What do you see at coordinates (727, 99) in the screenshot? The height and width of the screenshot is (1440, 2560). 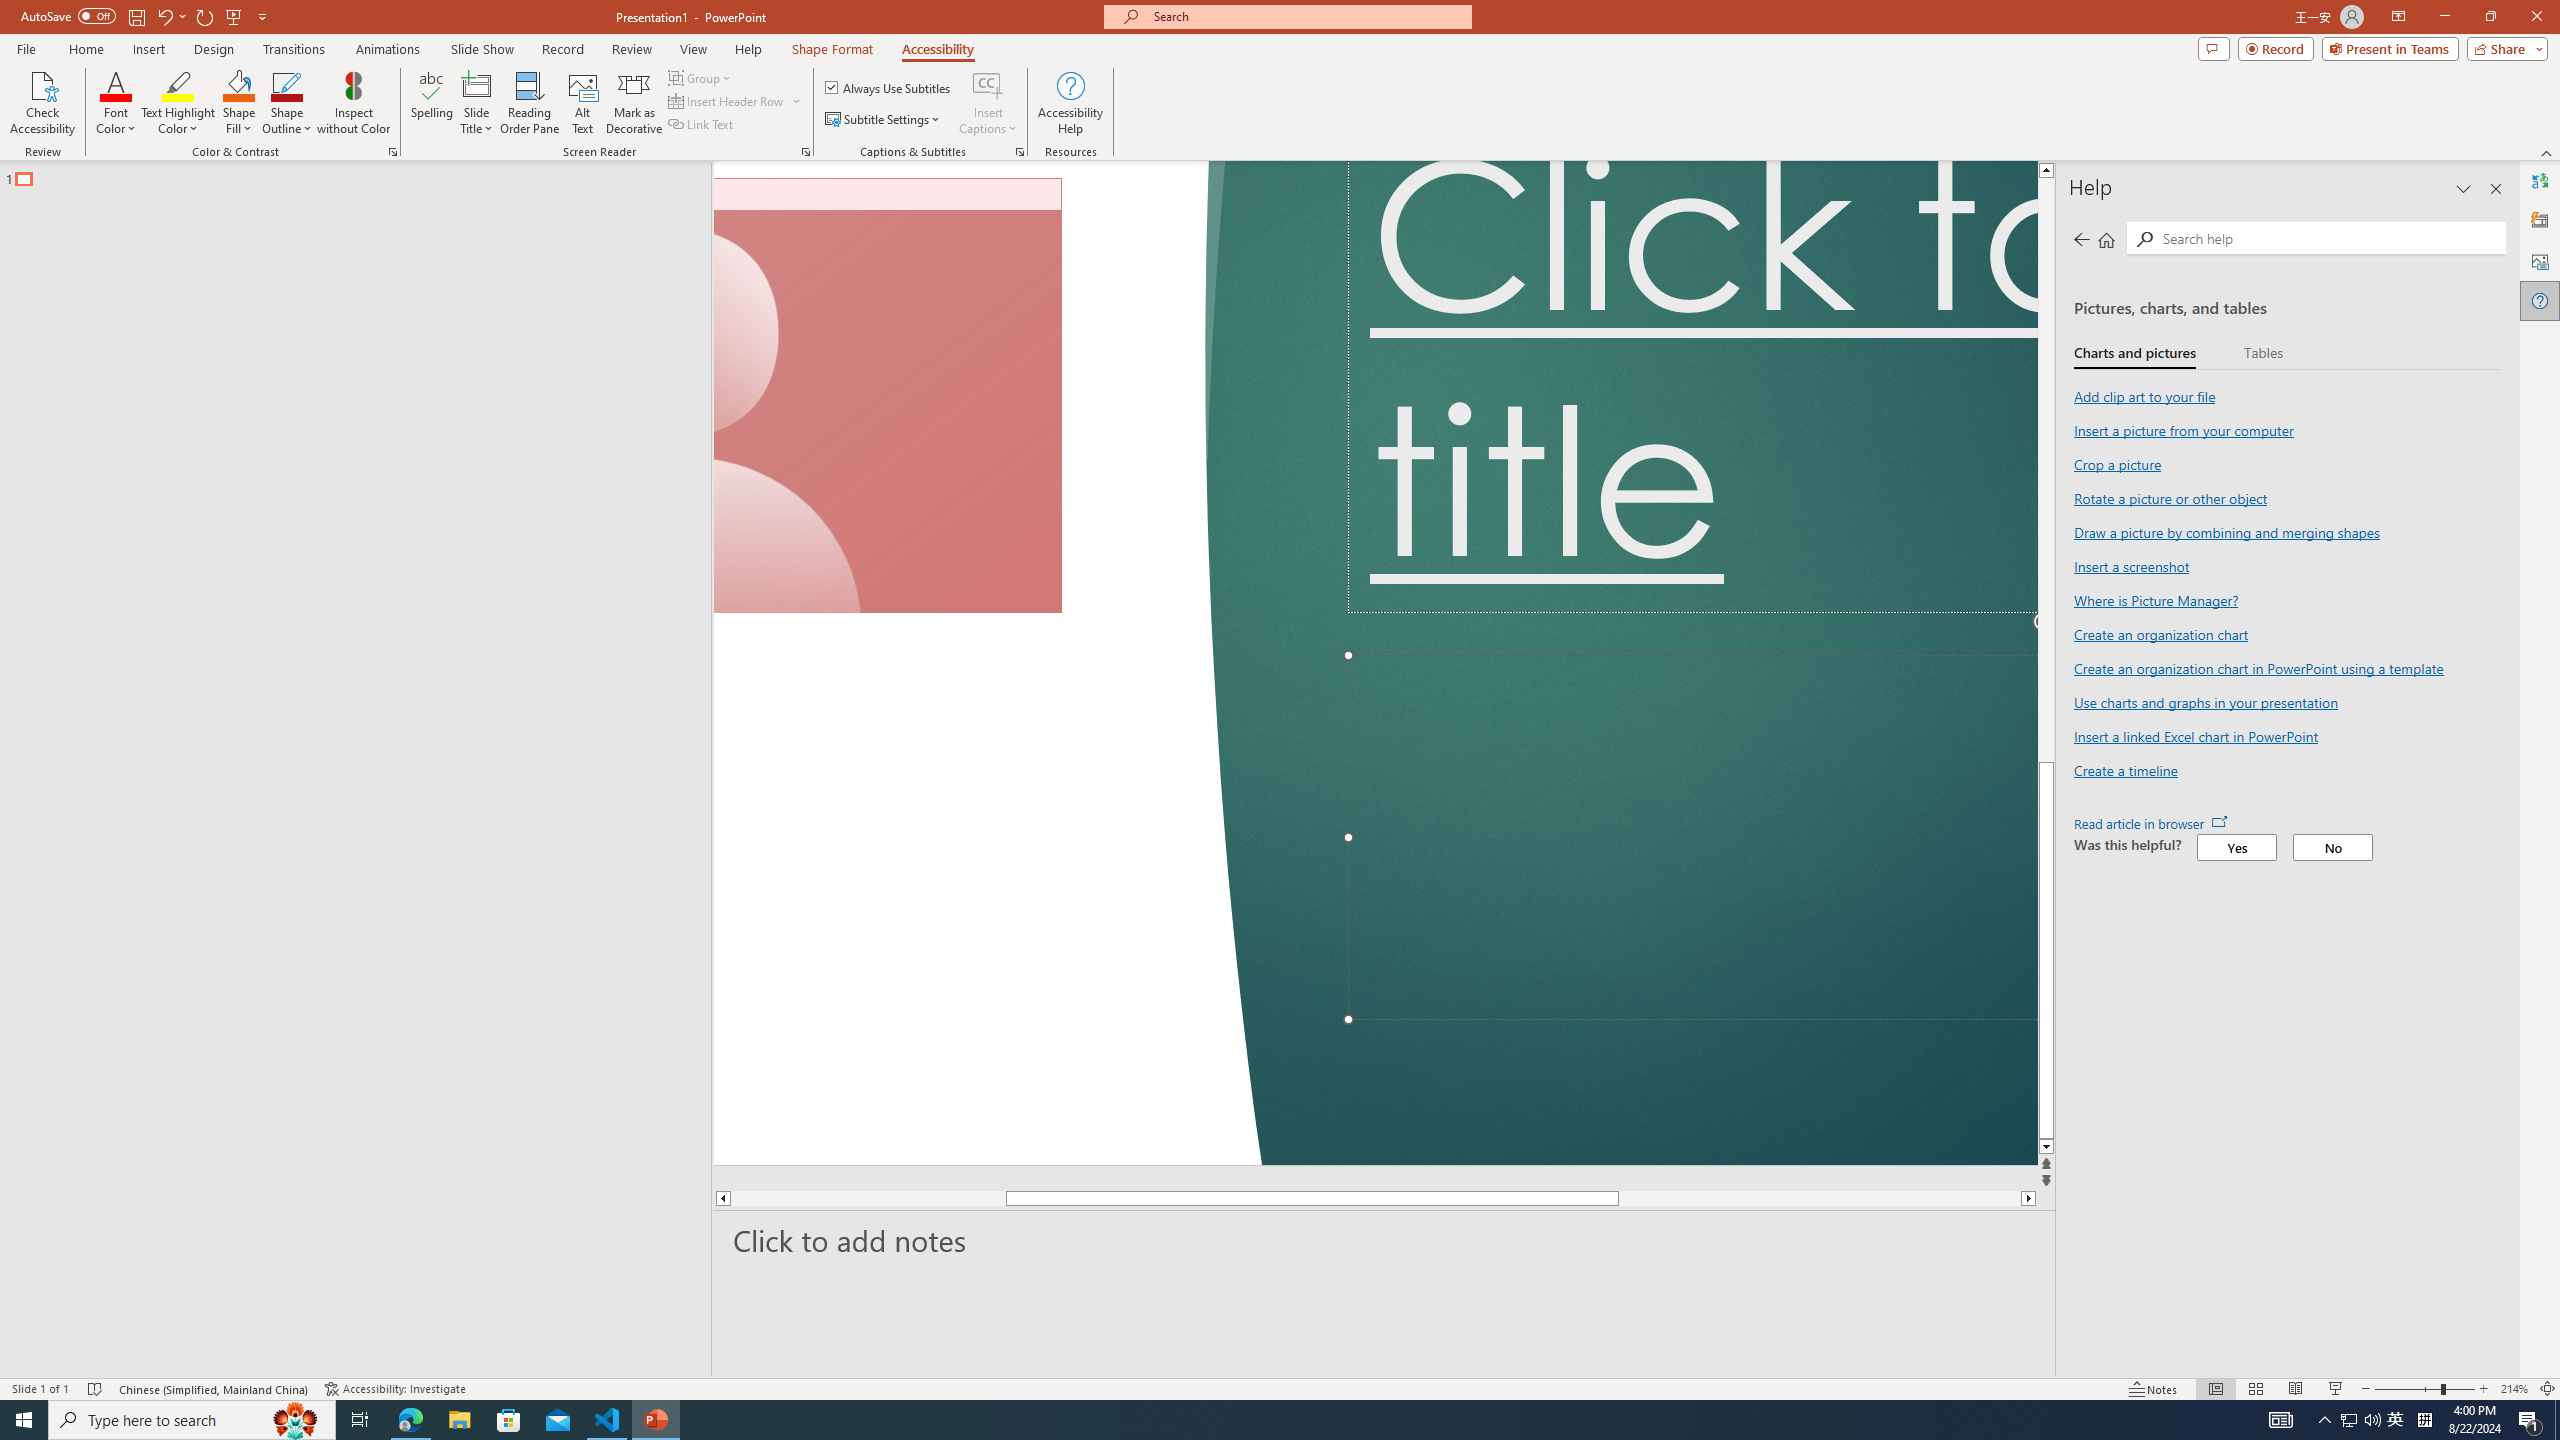 I see `'Insert Header Row'` at bounding box center [727, 99].